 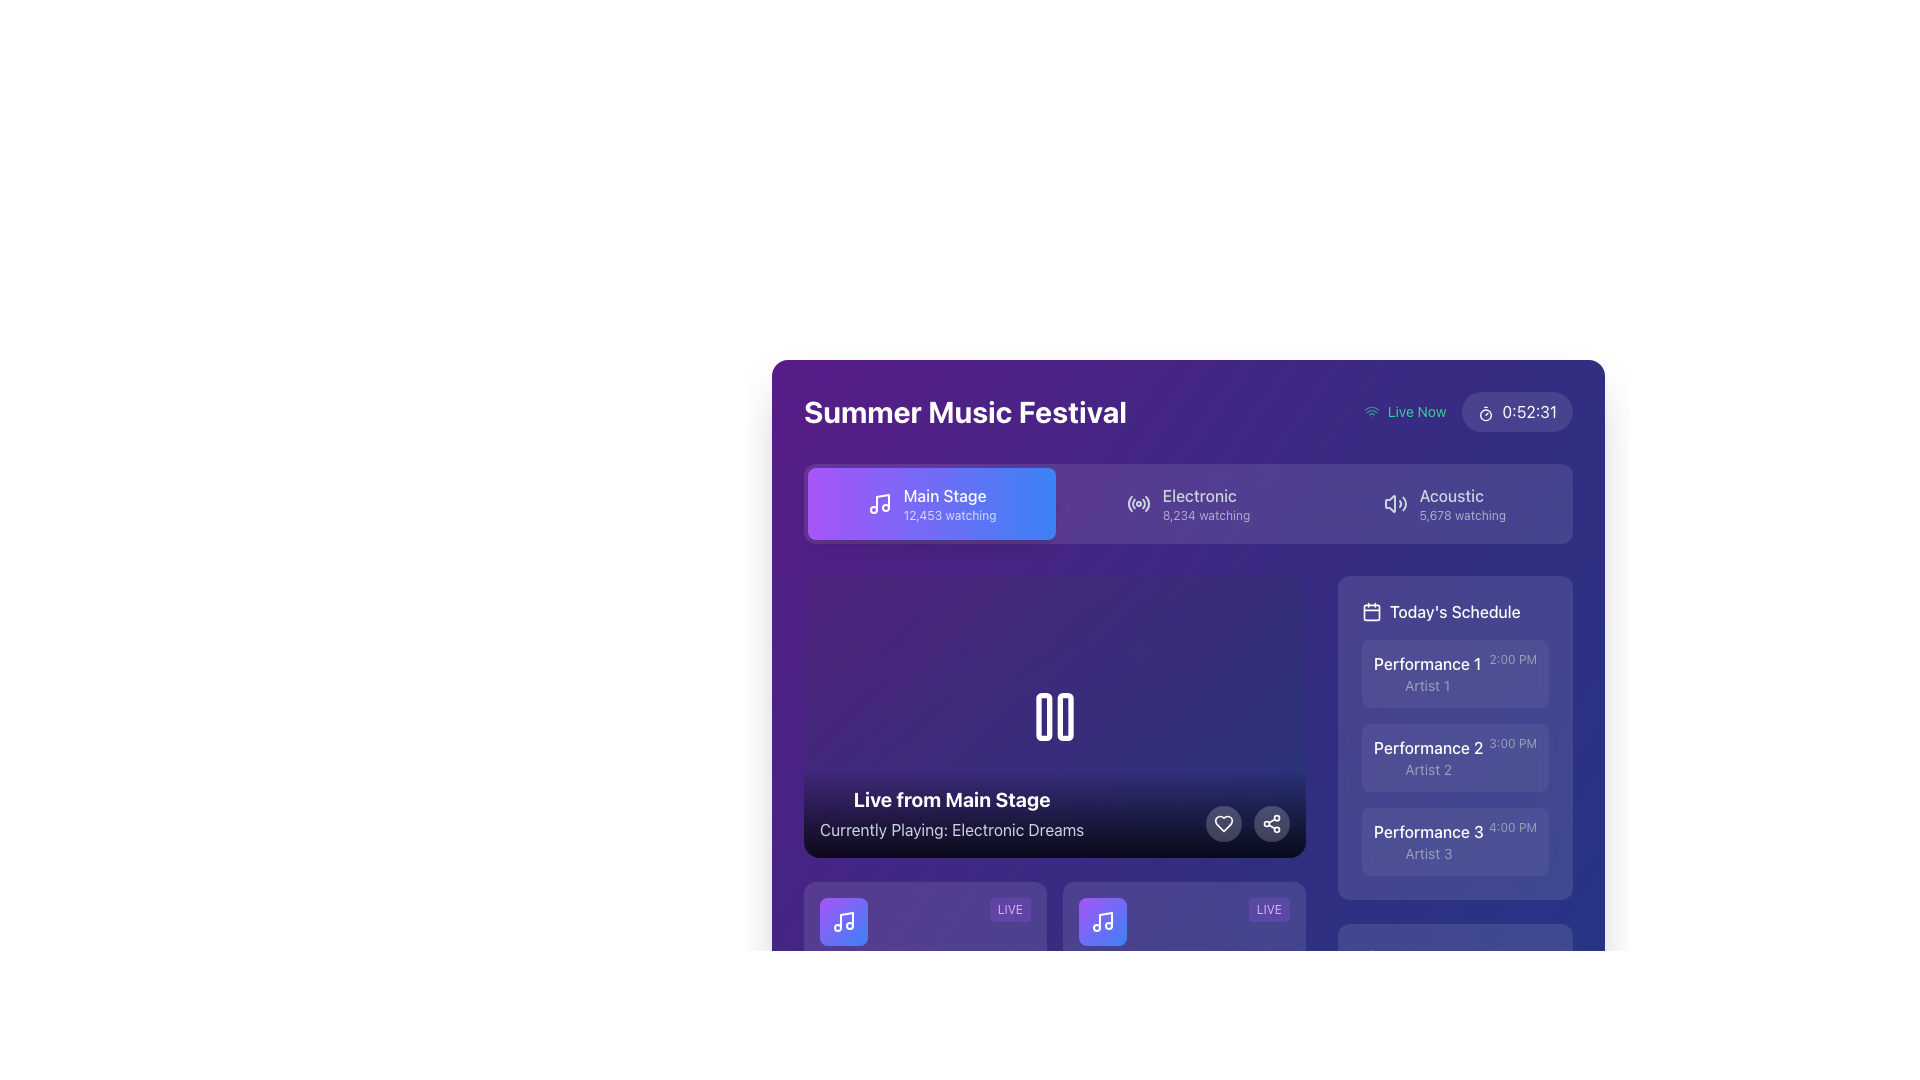 What do you see at coordinates (1247, 824) in the screenshot?
I see `the share icon in the group of two circular interactive buttons located at the bottom-right side of the 'Live from Main Stage' section, adjacent to the text 'Currently Playing: Electronic Dreams'` at bounding box center [1247, 824].